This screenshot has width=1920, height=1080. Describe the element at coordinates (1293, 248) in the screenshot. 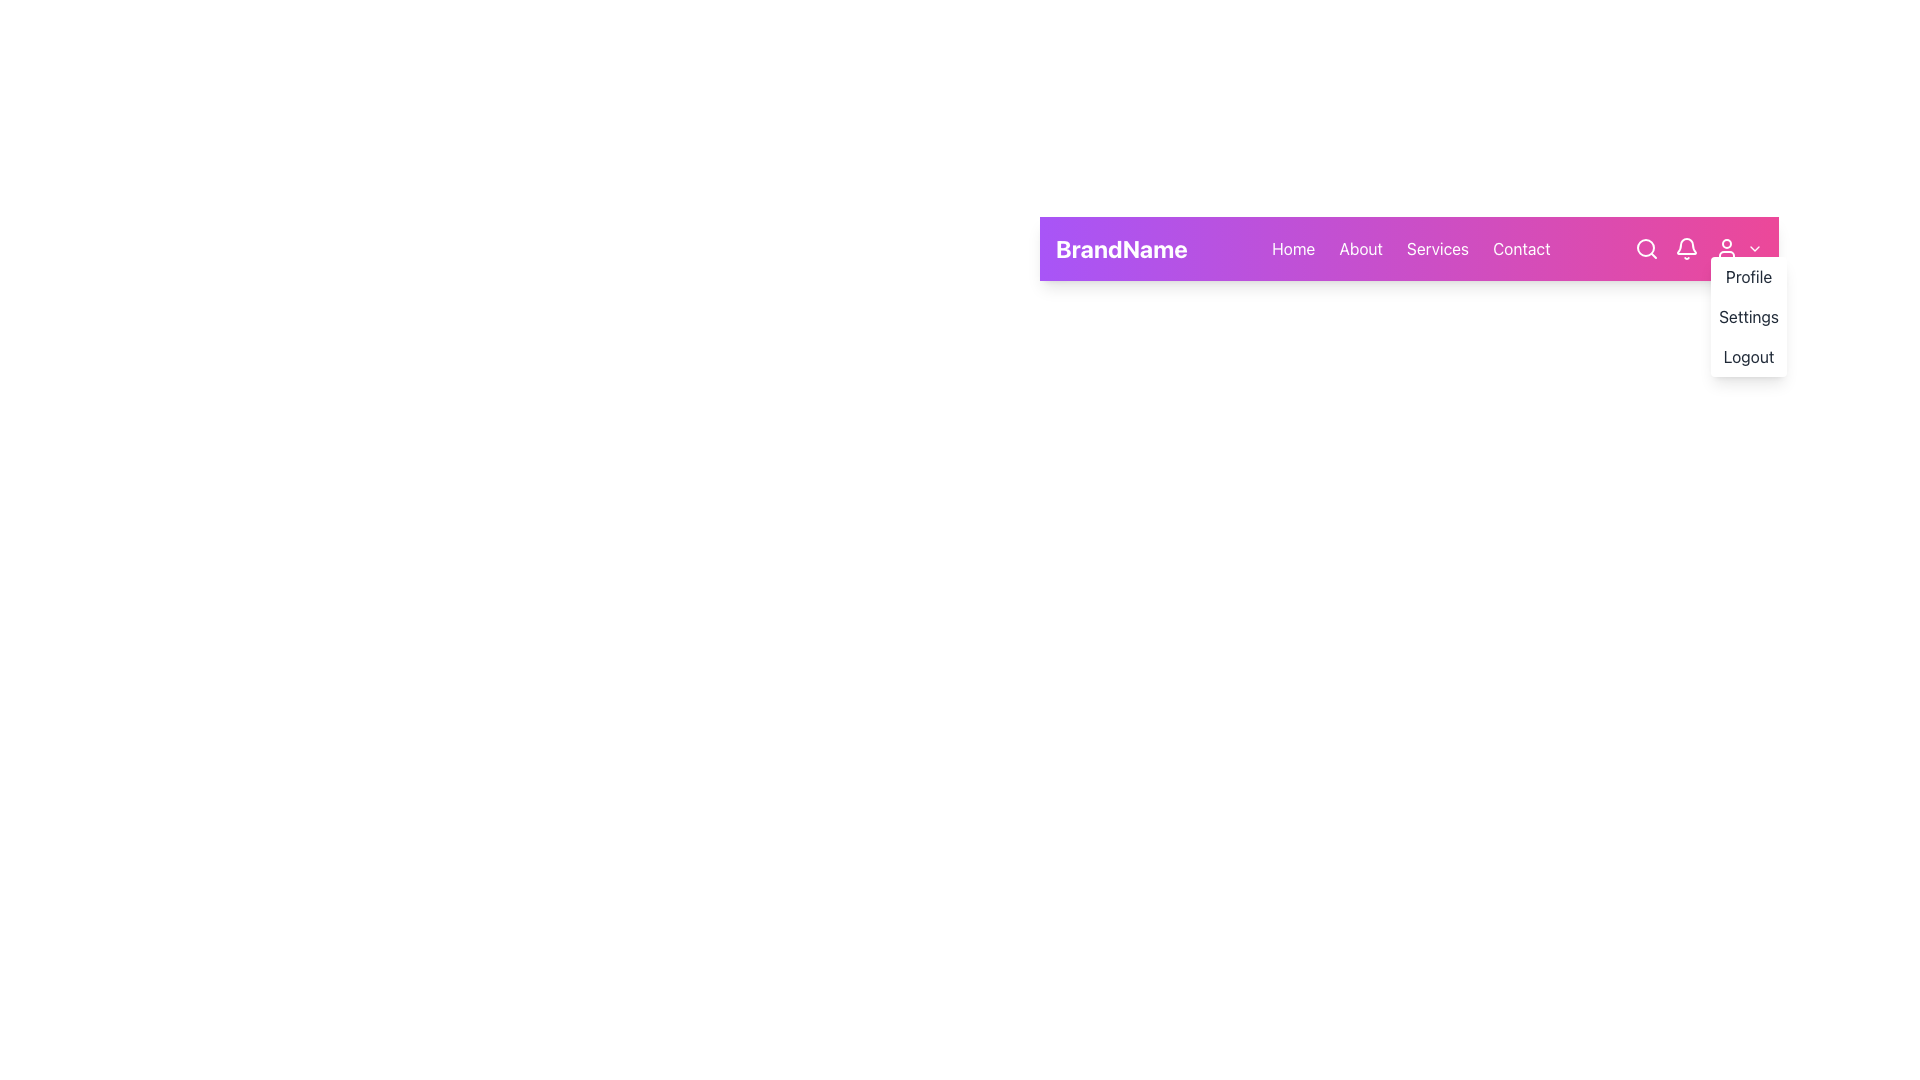

I see `the first hyperlink in the top navigation bar, located immediately to the right of the 'BrandName' text` at that location.